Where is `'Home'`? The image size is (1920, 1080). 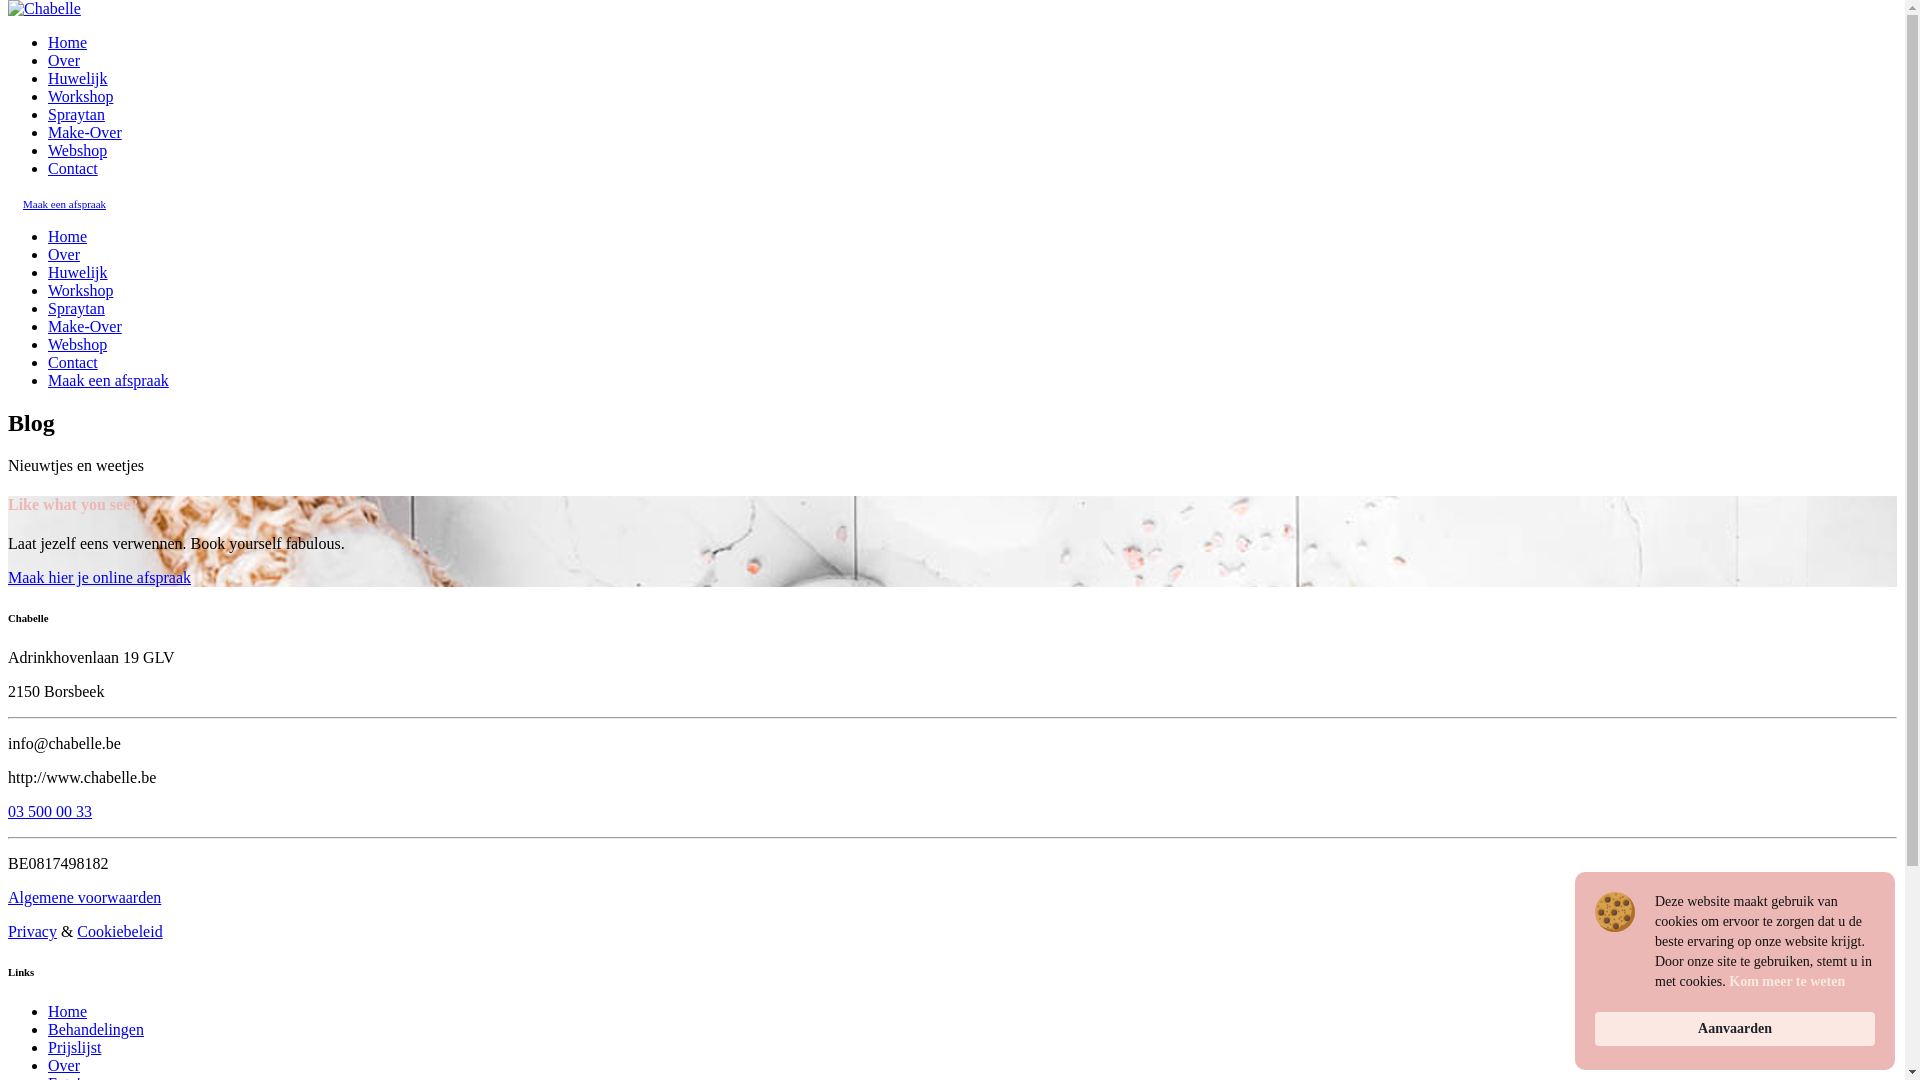
'Home' is located at coordinates (67, 42).